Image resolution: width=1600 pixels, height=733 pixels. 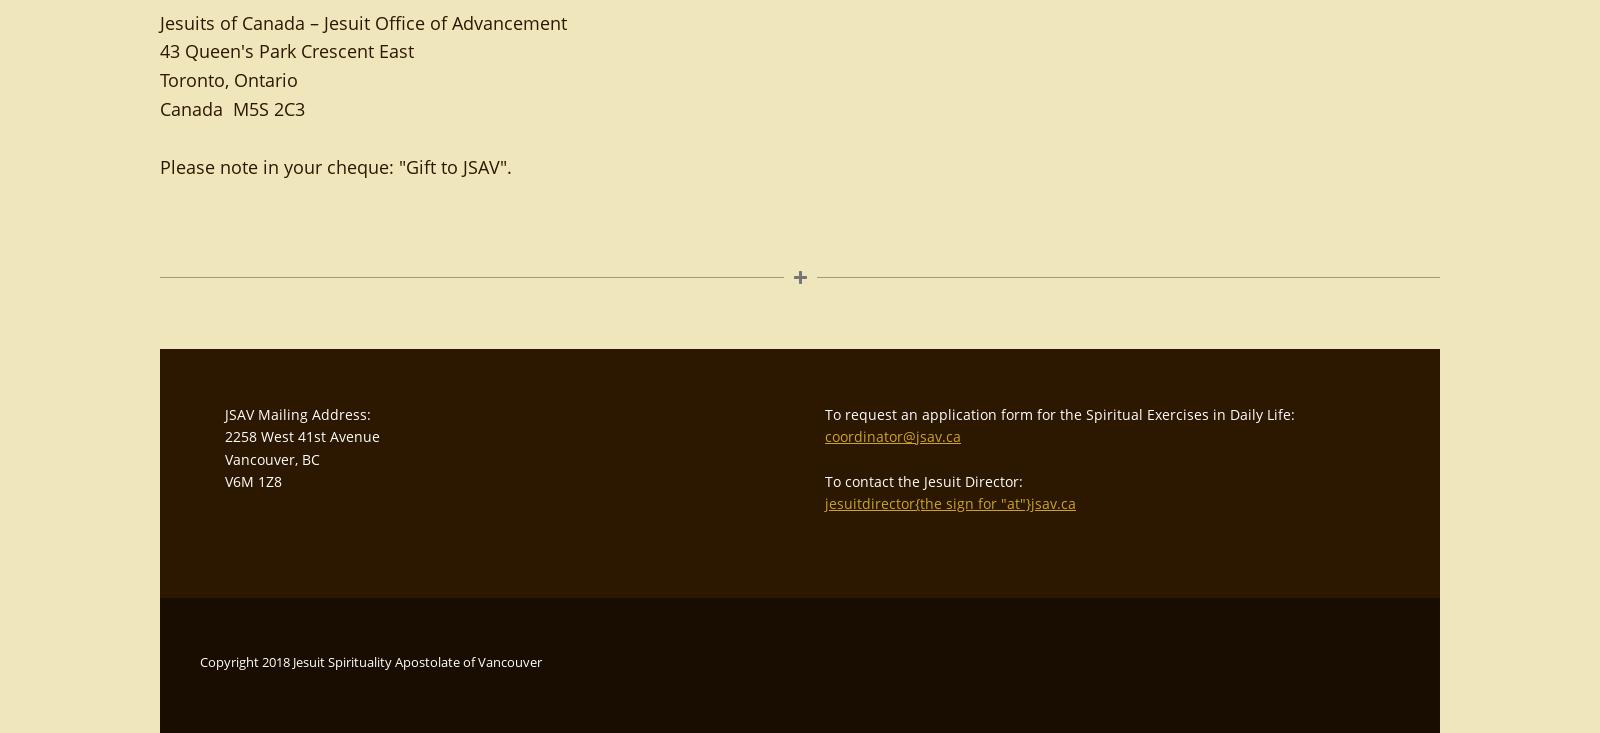 I want to click on 'To request an application form for the Spiritual Exercises in Daily Life:', so click(x=1060, y=413).